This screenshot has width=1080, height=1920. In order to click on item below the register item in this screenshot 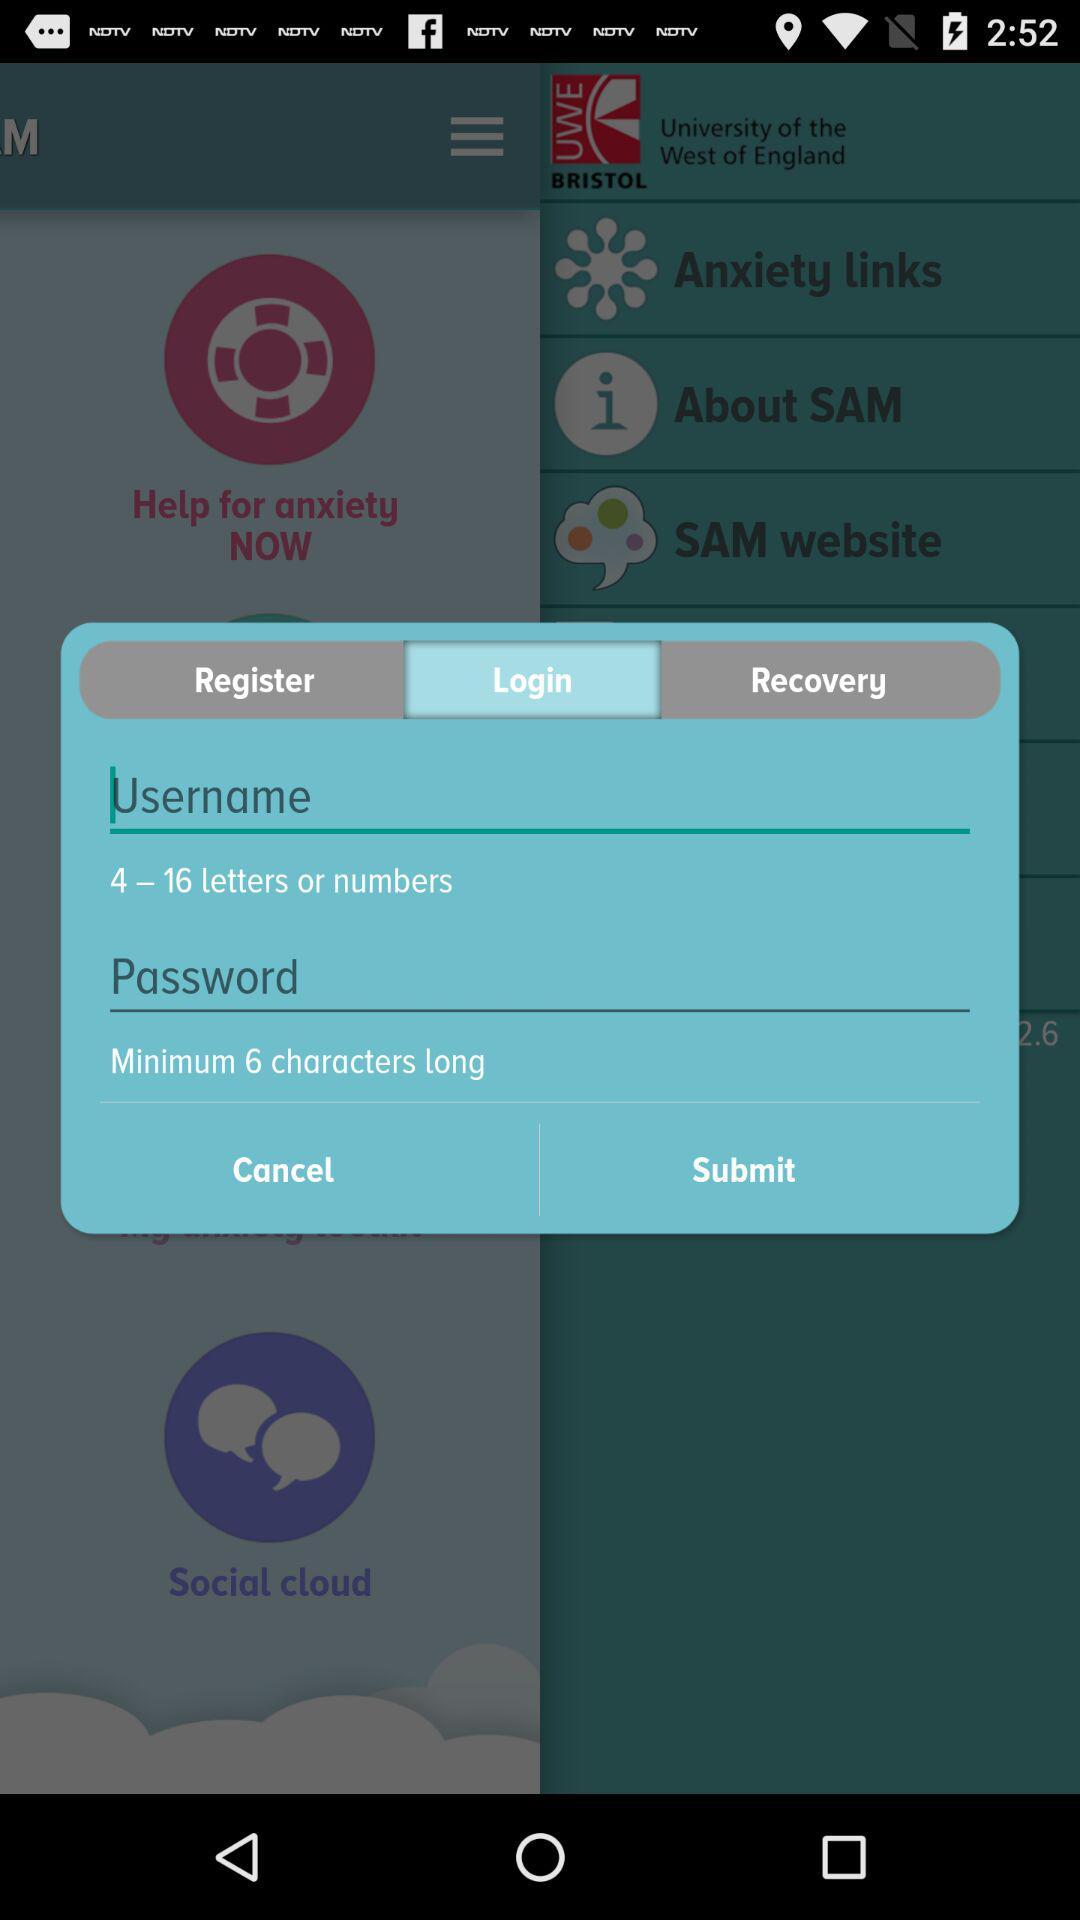, I will do `click(540, 795)`.